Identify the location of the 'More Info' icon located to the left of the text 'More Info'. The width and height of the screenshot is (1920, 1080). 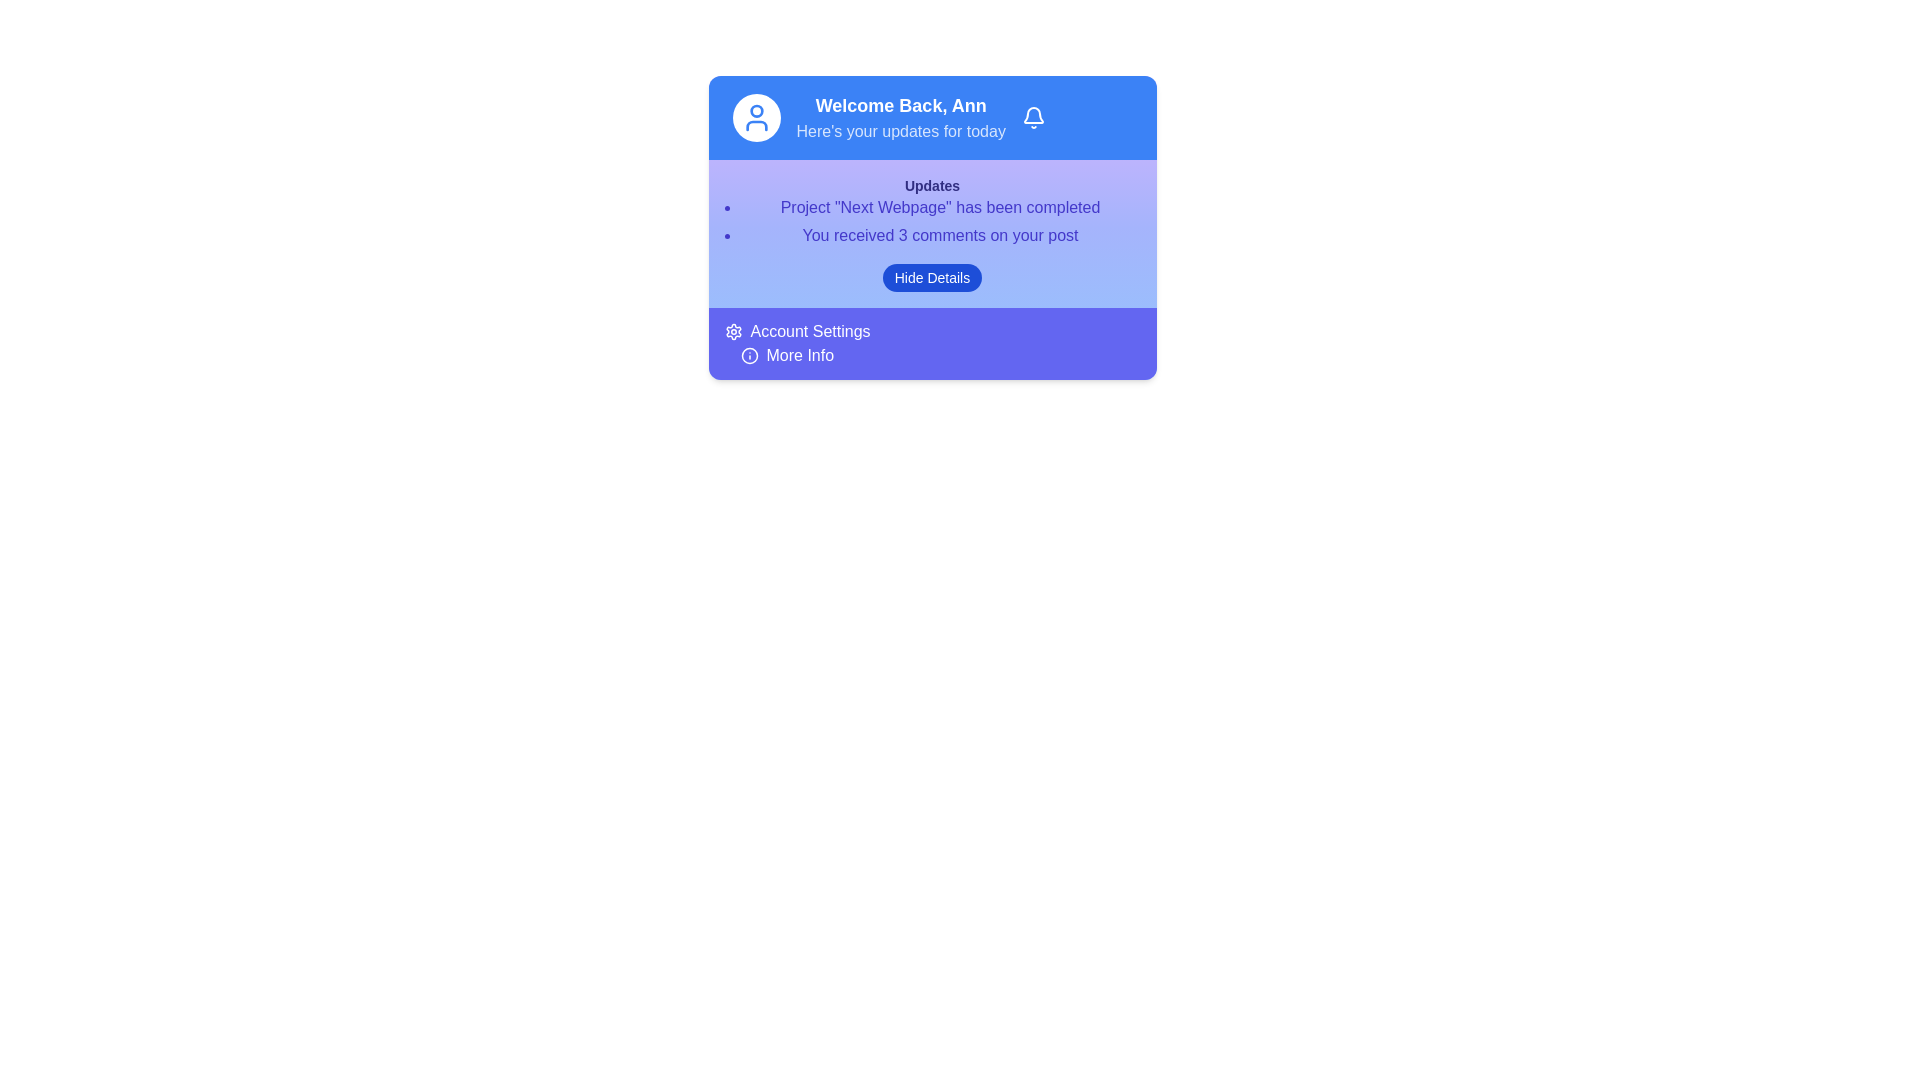
(748, 354).